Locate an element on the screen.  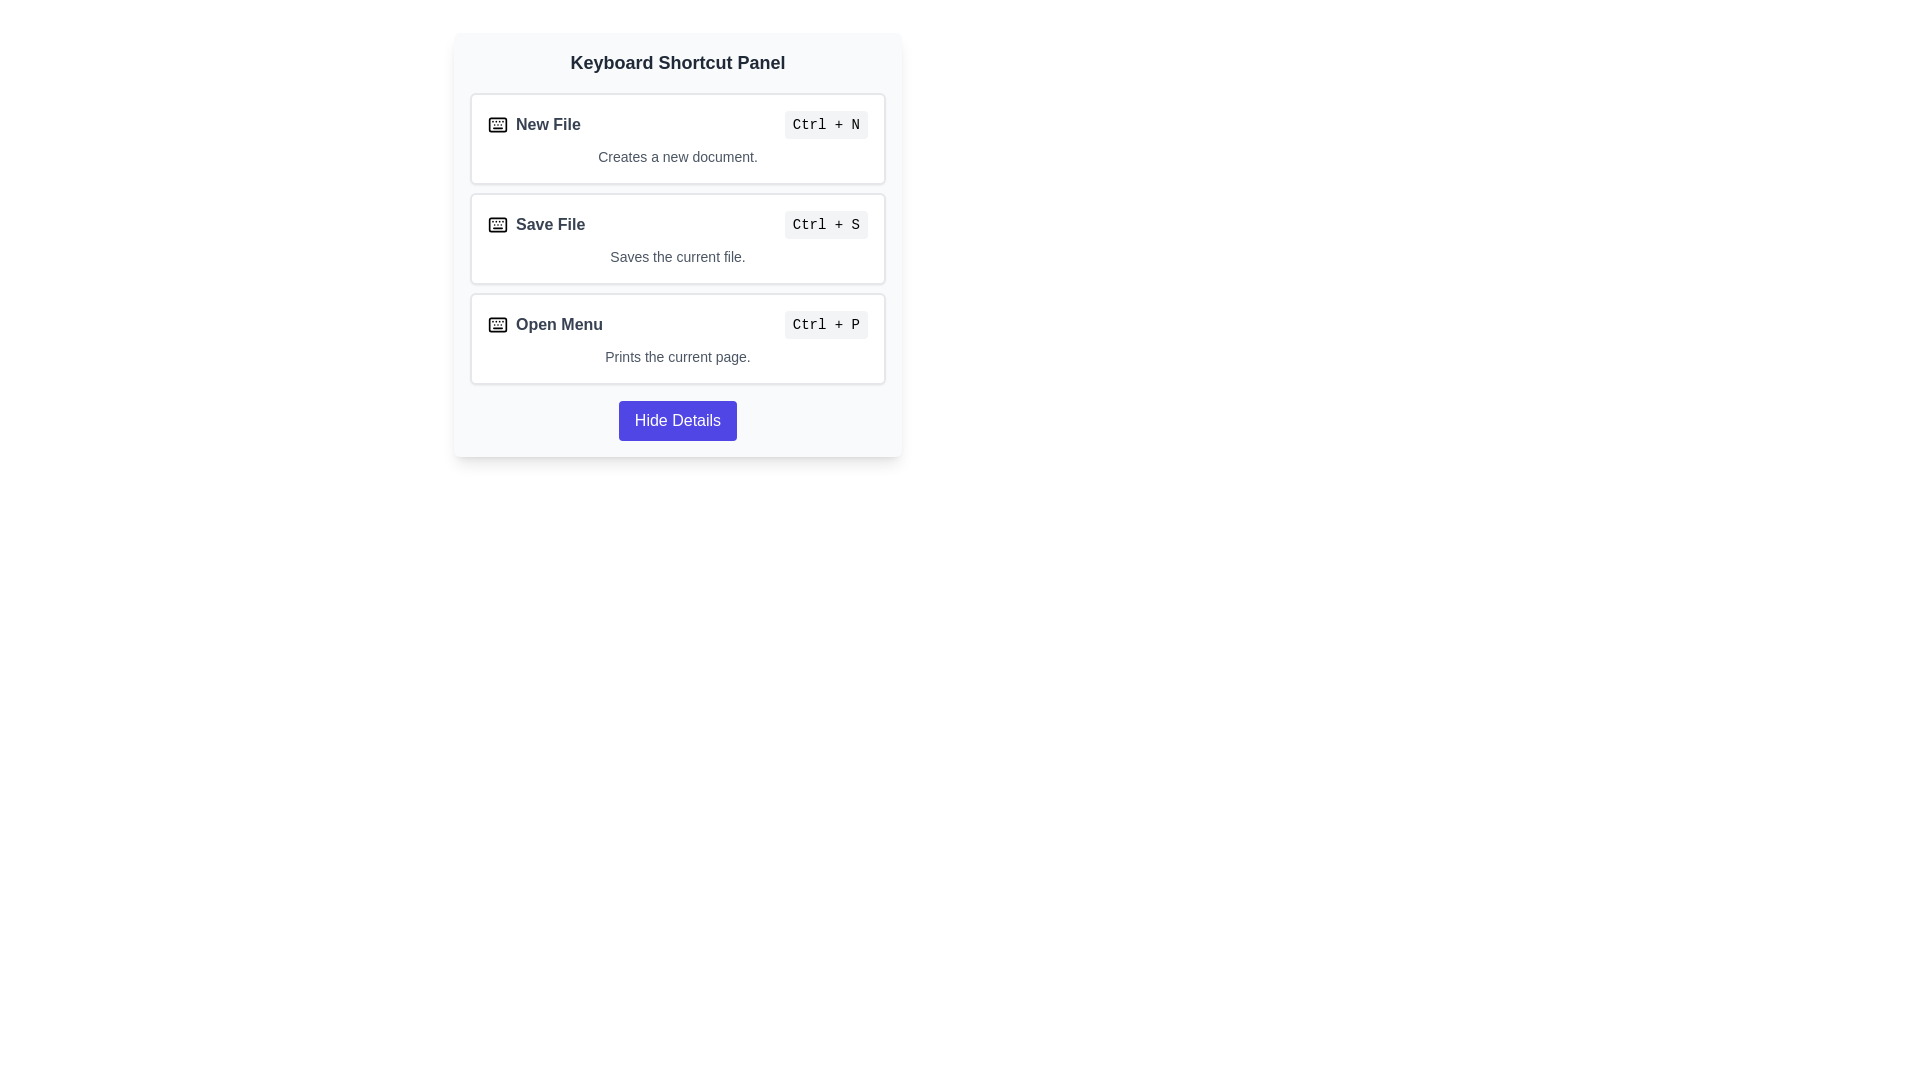
the button located at the bottom-center of the modal containing keyboard shortcuts is located at coordinates (677, 419).